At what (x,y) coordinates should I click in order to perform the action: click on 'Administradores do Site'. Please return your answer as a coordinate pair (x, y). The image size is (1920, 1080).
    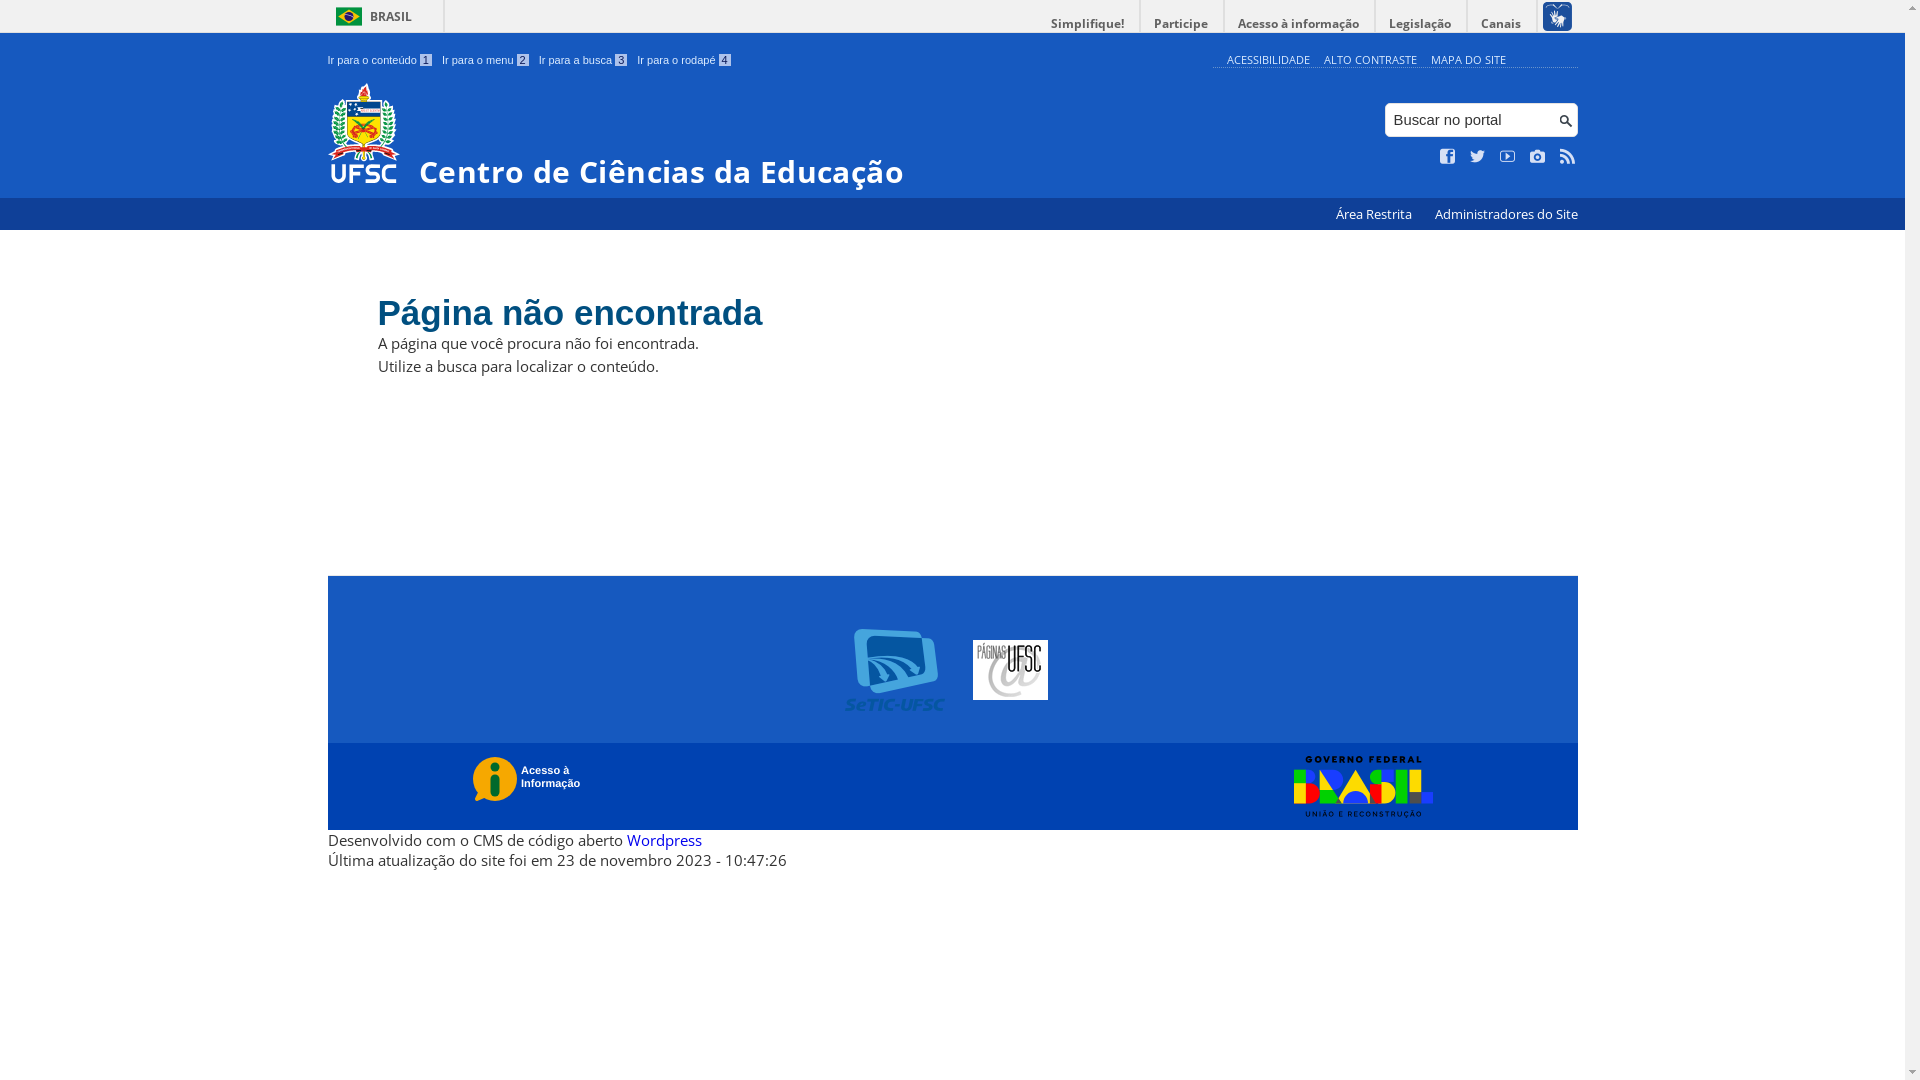
    Looking at the image, I should click on (1505, 214).